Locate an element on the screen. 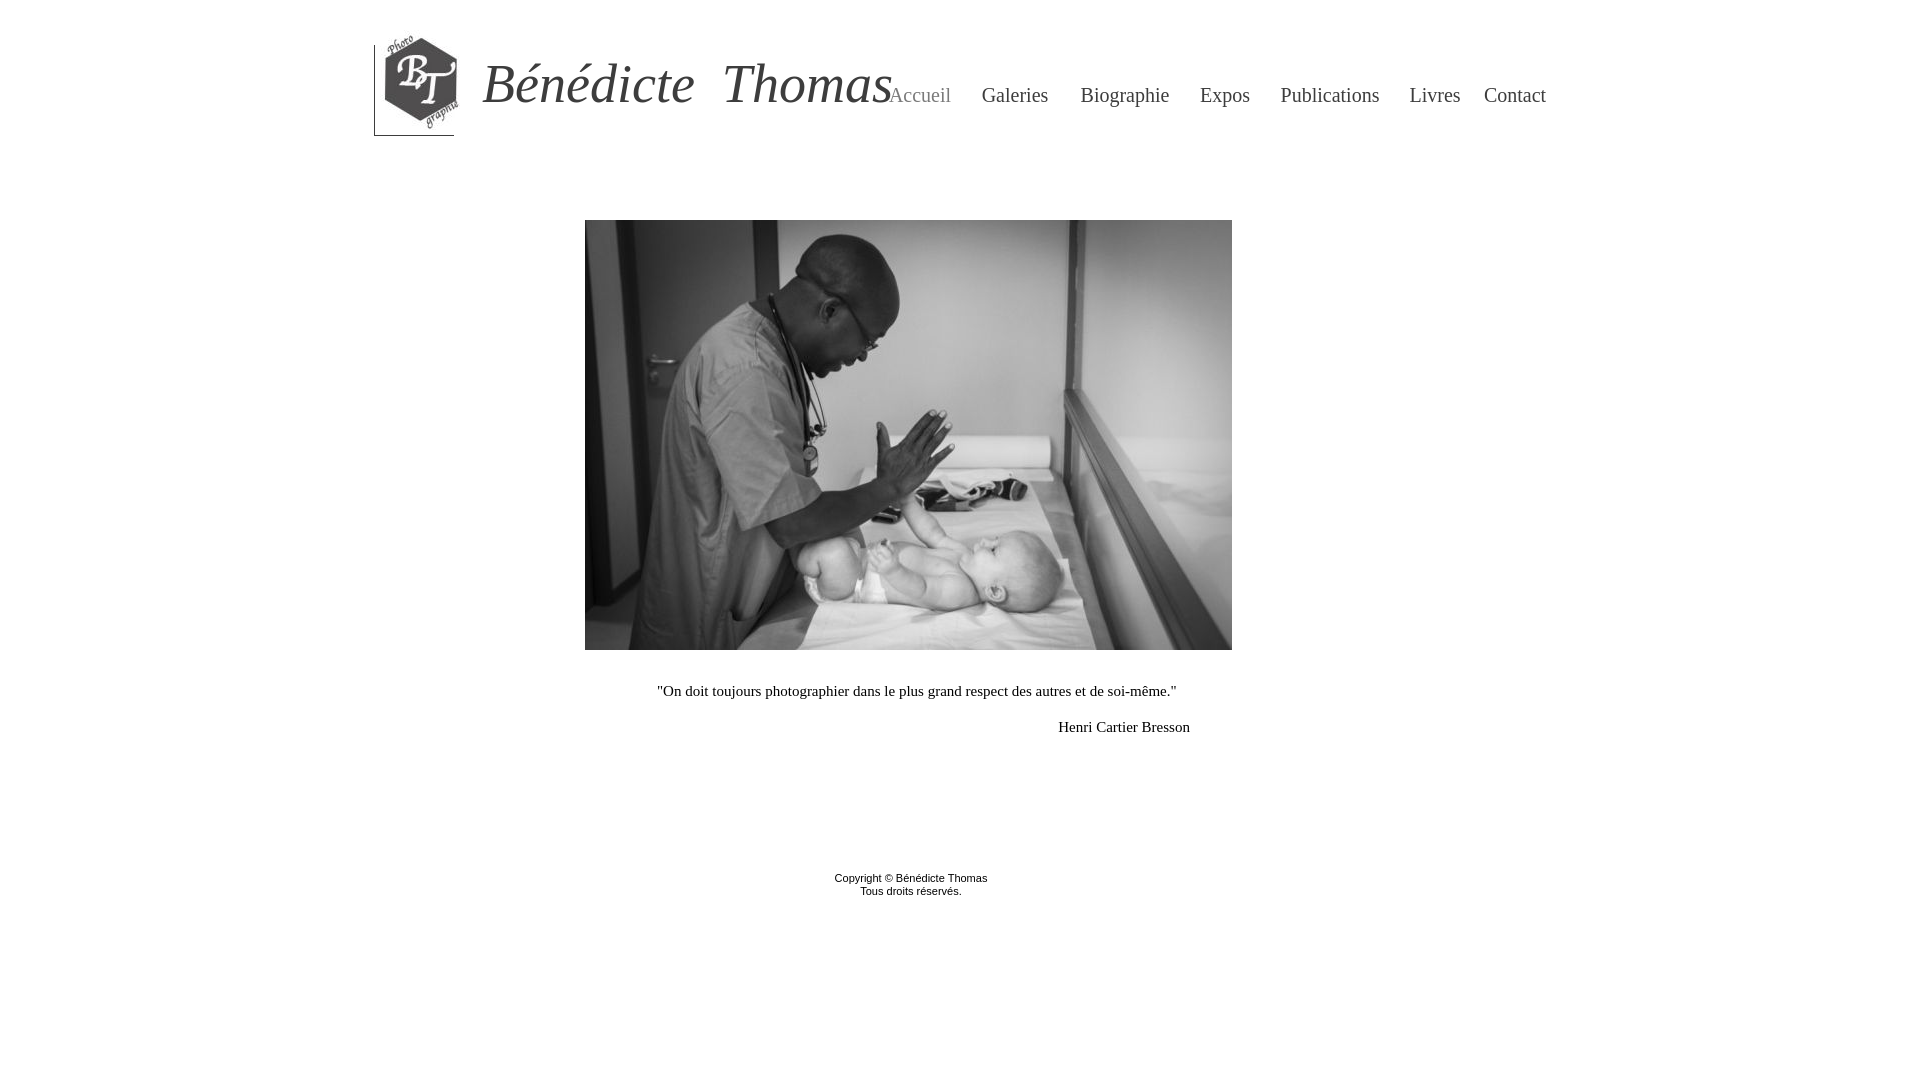  'Accueil' is located at coordinates (887, 95).